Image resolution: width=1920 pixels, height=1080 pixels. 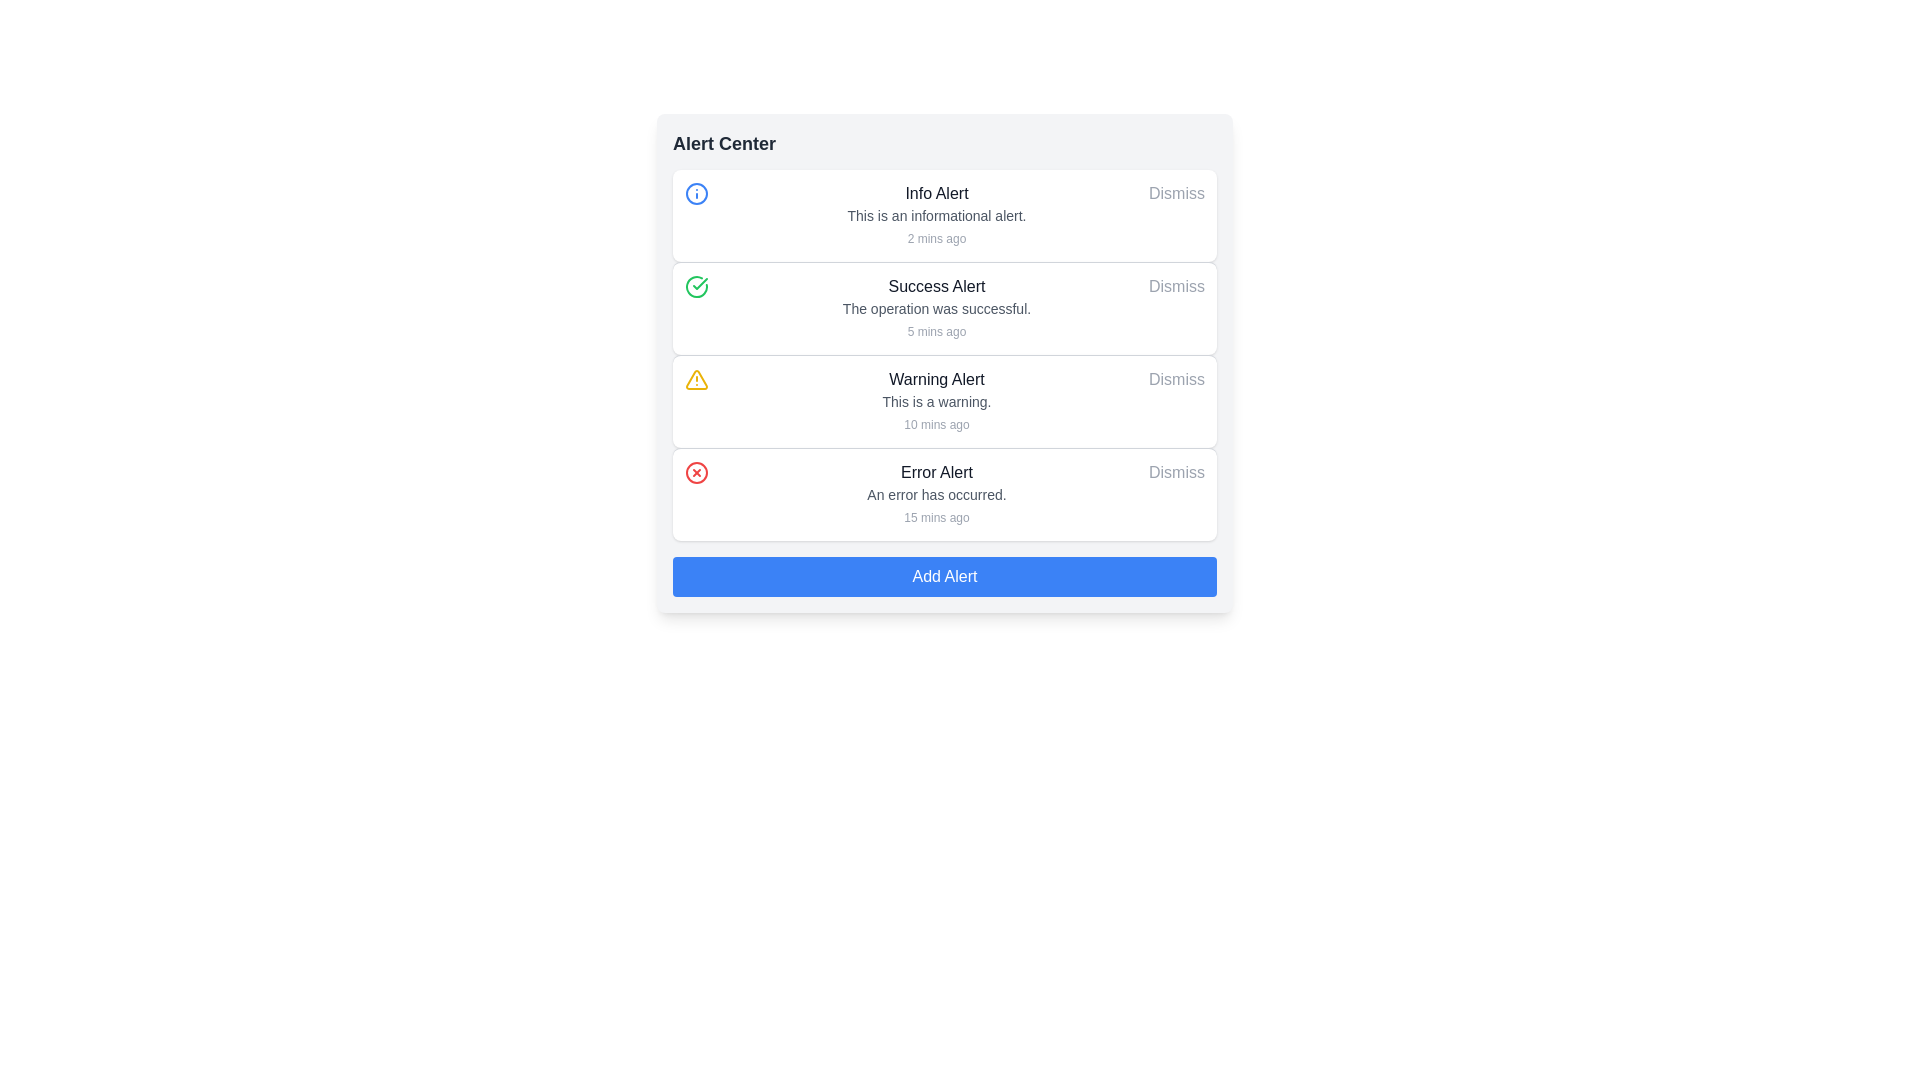 What do you see at coordinates (935, 308) in the screenshot?
I see `the Informational display component that indicates a successful operation, located in the second row of the alerts in the 'Alert Center', positioned under the 'Info Alert' and above the 'Warning Alert'` at bounding box center [935, 308].